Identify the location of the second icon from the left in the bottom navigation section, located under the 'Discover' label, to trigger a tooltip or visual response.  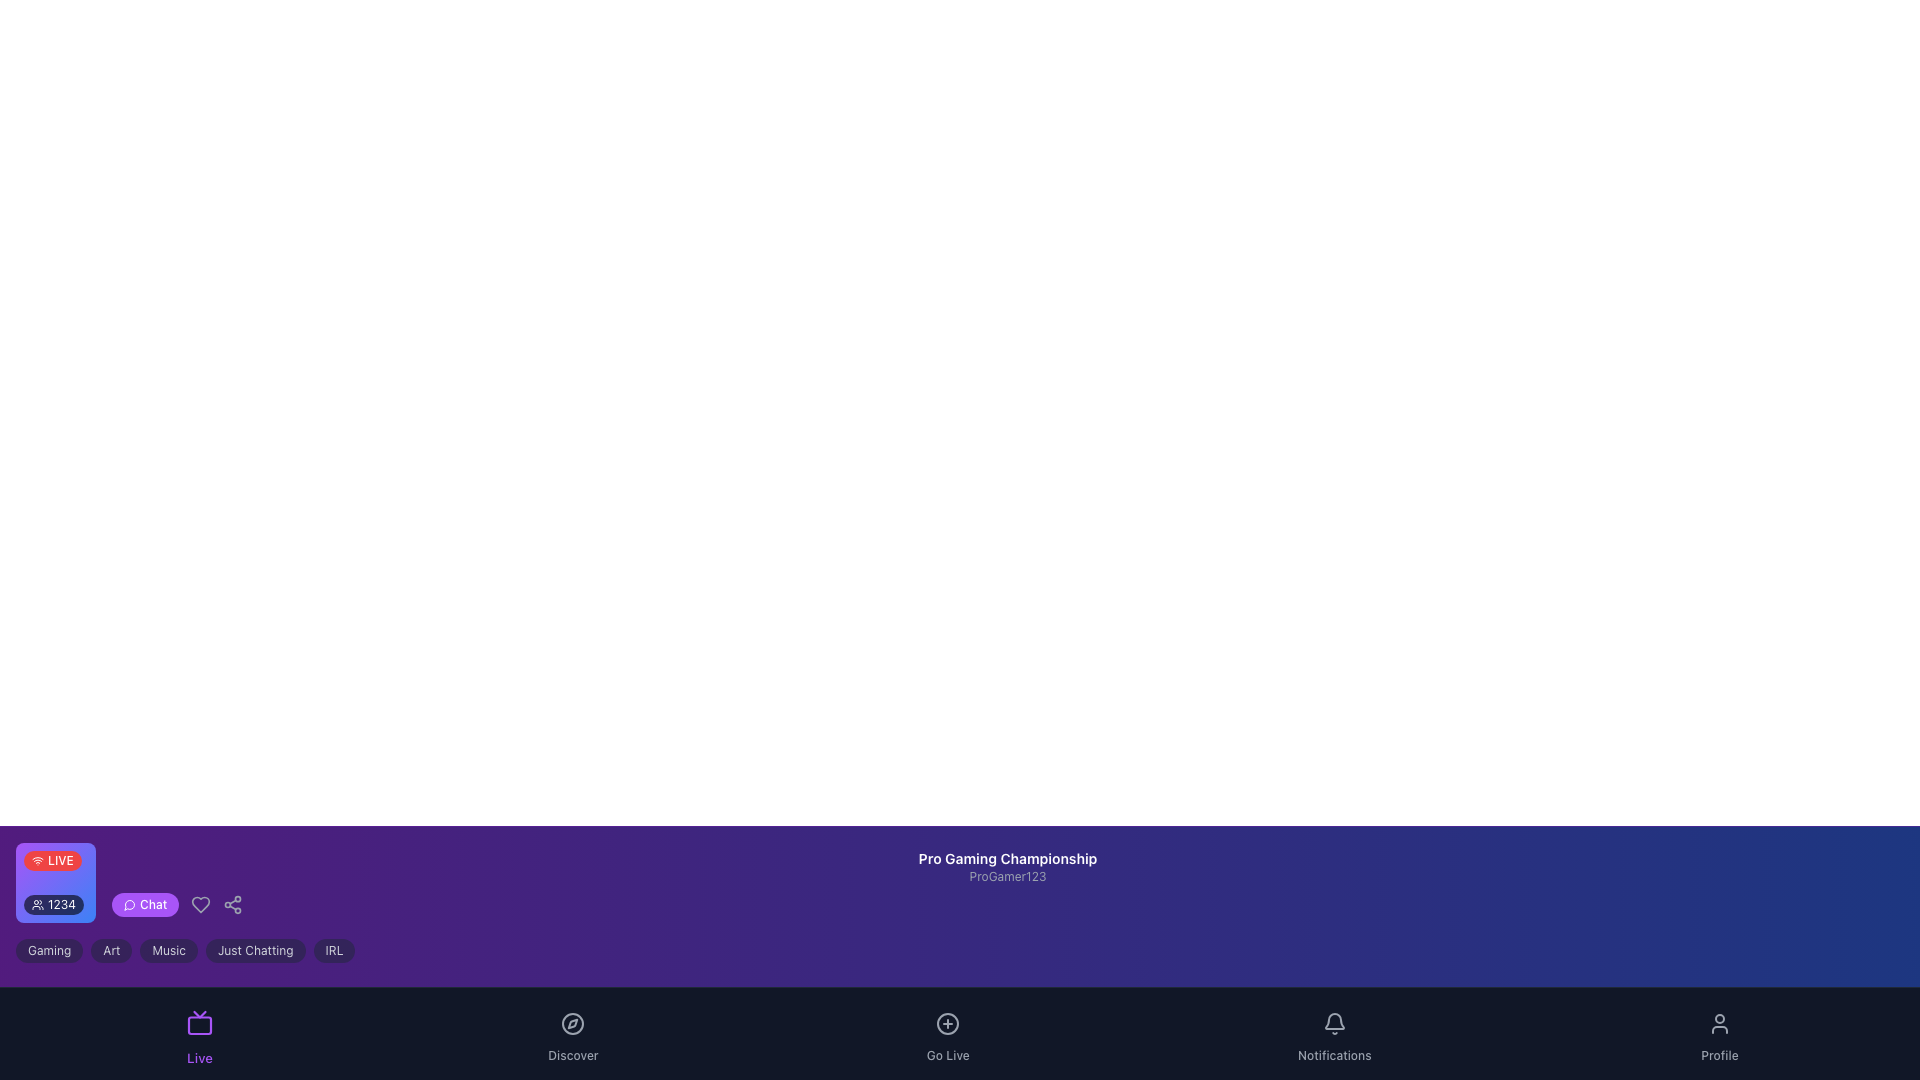
(572, 1023).